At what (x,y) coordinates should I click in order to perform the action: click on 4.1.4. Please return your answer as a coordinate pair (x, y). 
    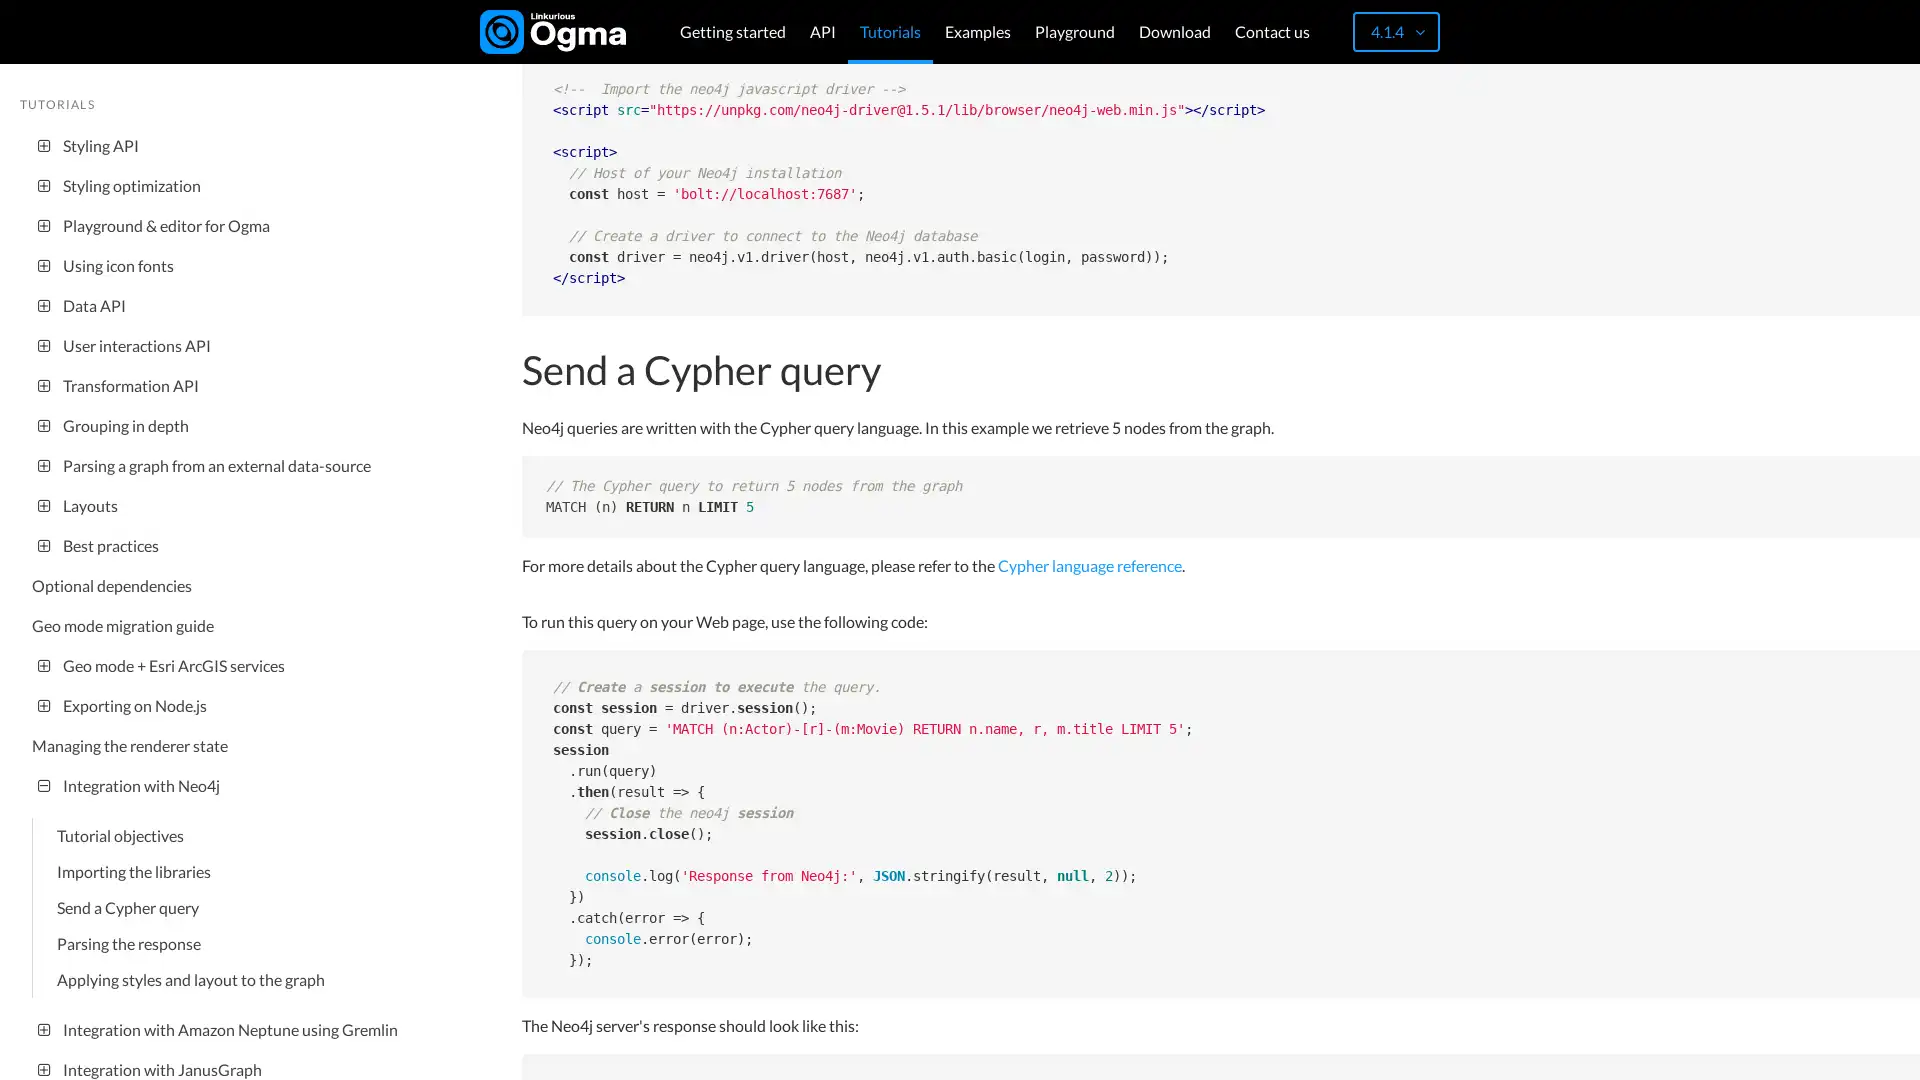
    Looking at the image, I should click on (1395, 31).